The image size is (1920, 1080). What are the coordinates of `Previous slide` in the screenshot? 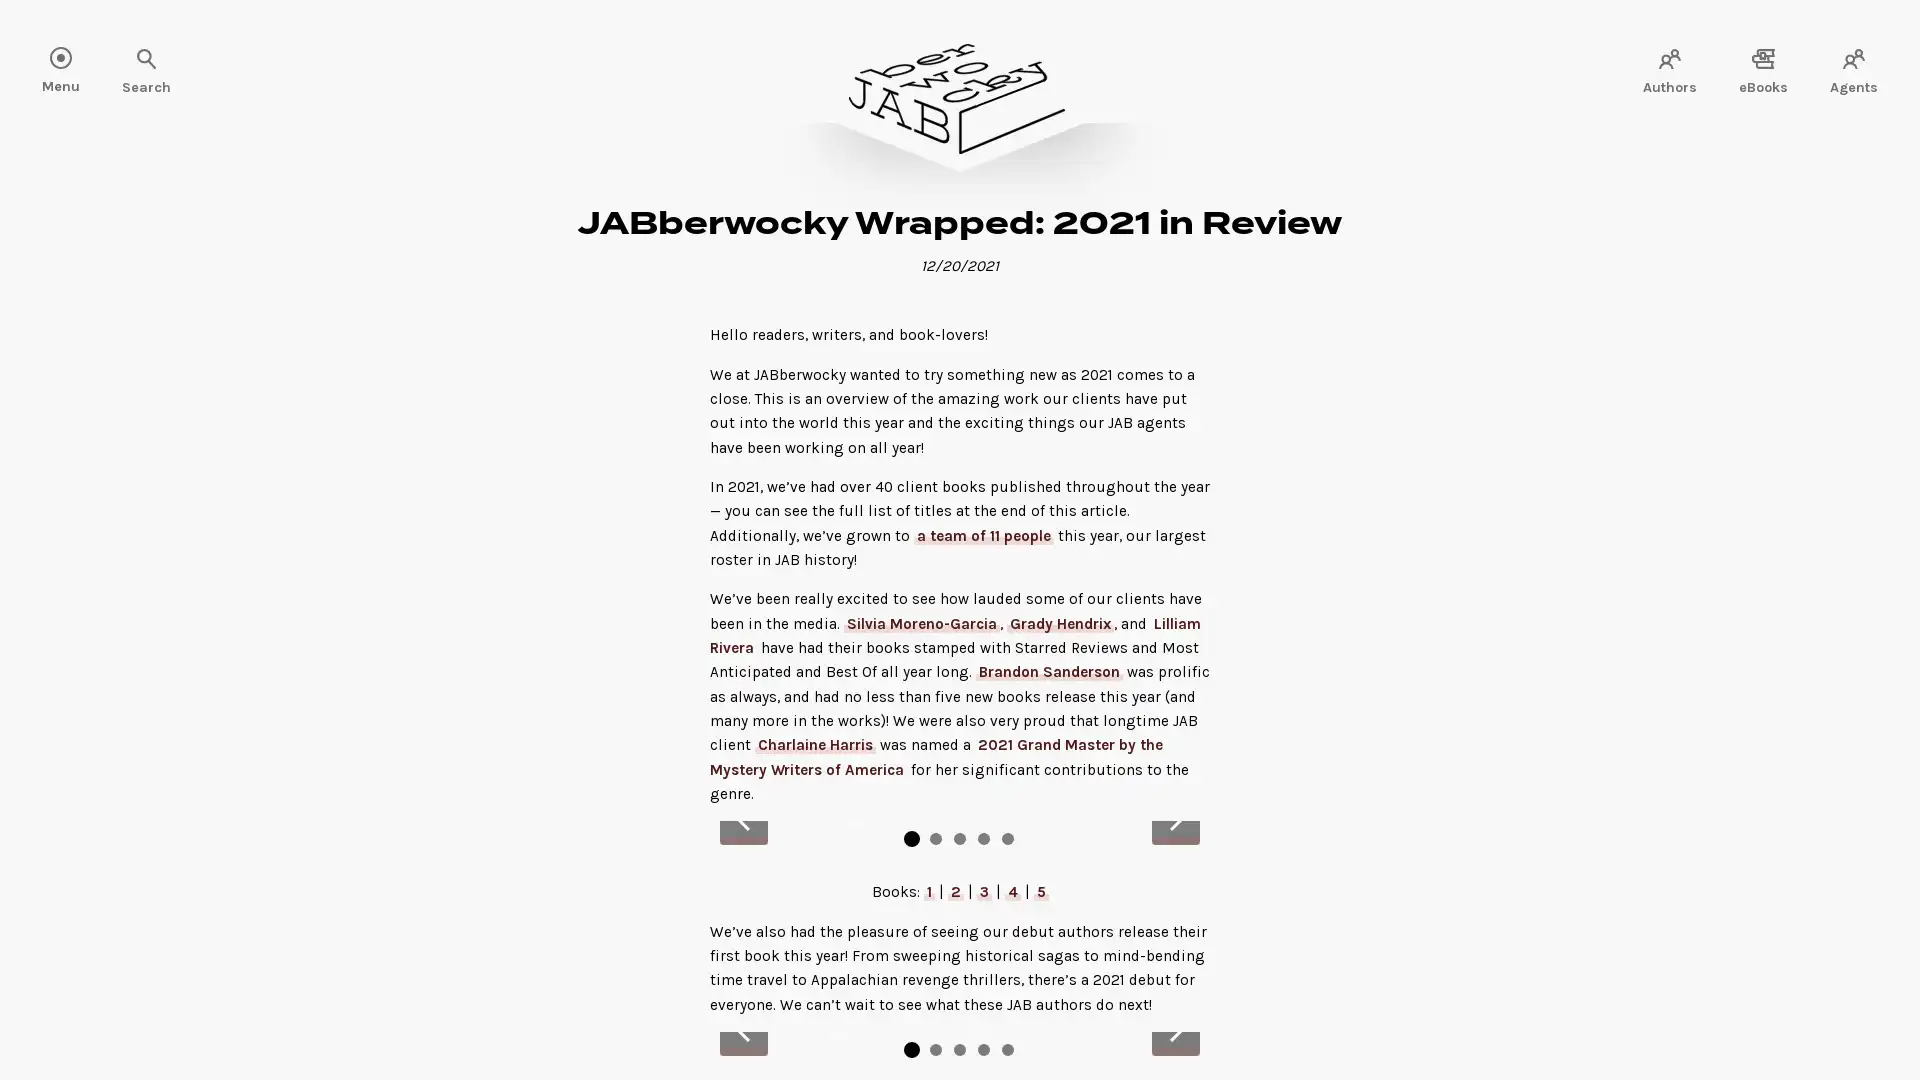 It's located at (743, 1032).